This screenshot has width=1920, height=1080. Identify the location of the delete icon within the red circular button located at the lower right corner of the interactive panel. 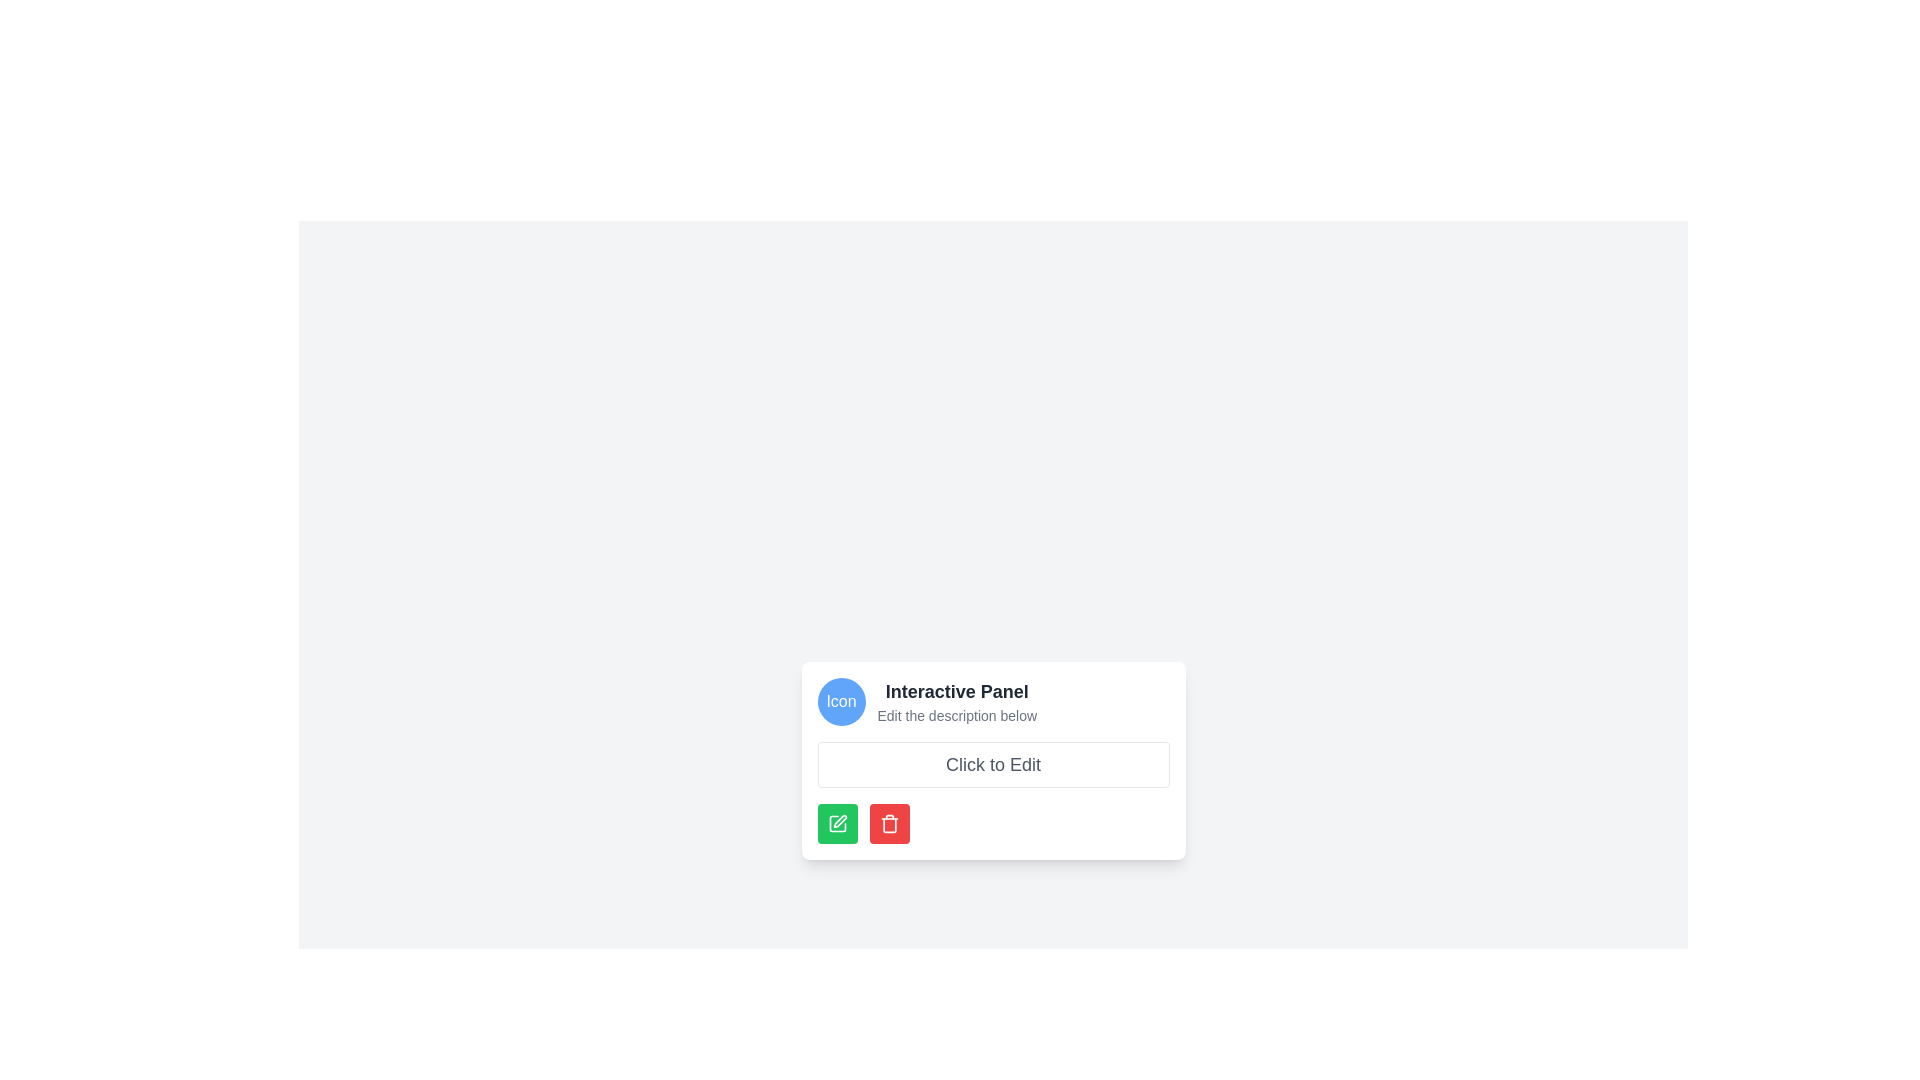
(888, 824).